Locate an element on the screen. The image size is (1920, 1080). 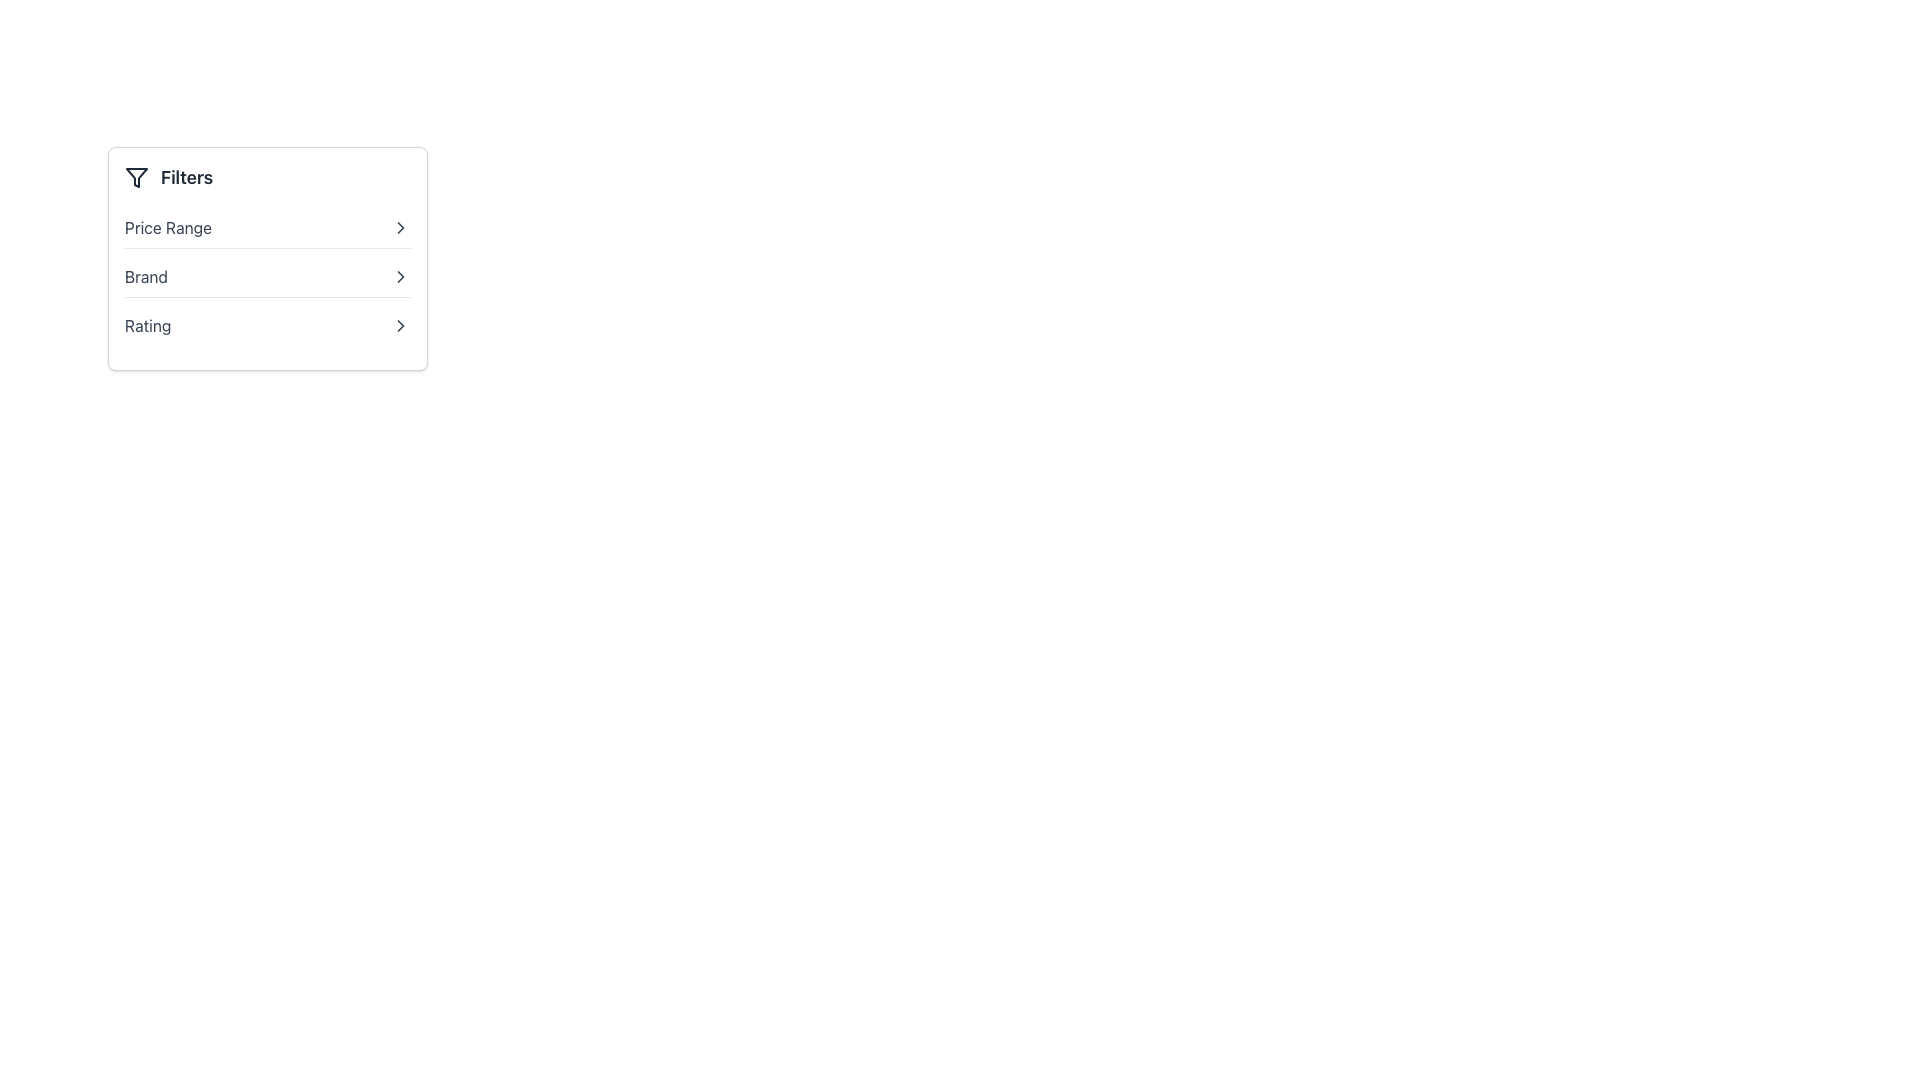
the triangular filter icon located near the left side of the 'Filters' title text in the small card is located at coordinates (136, 176).